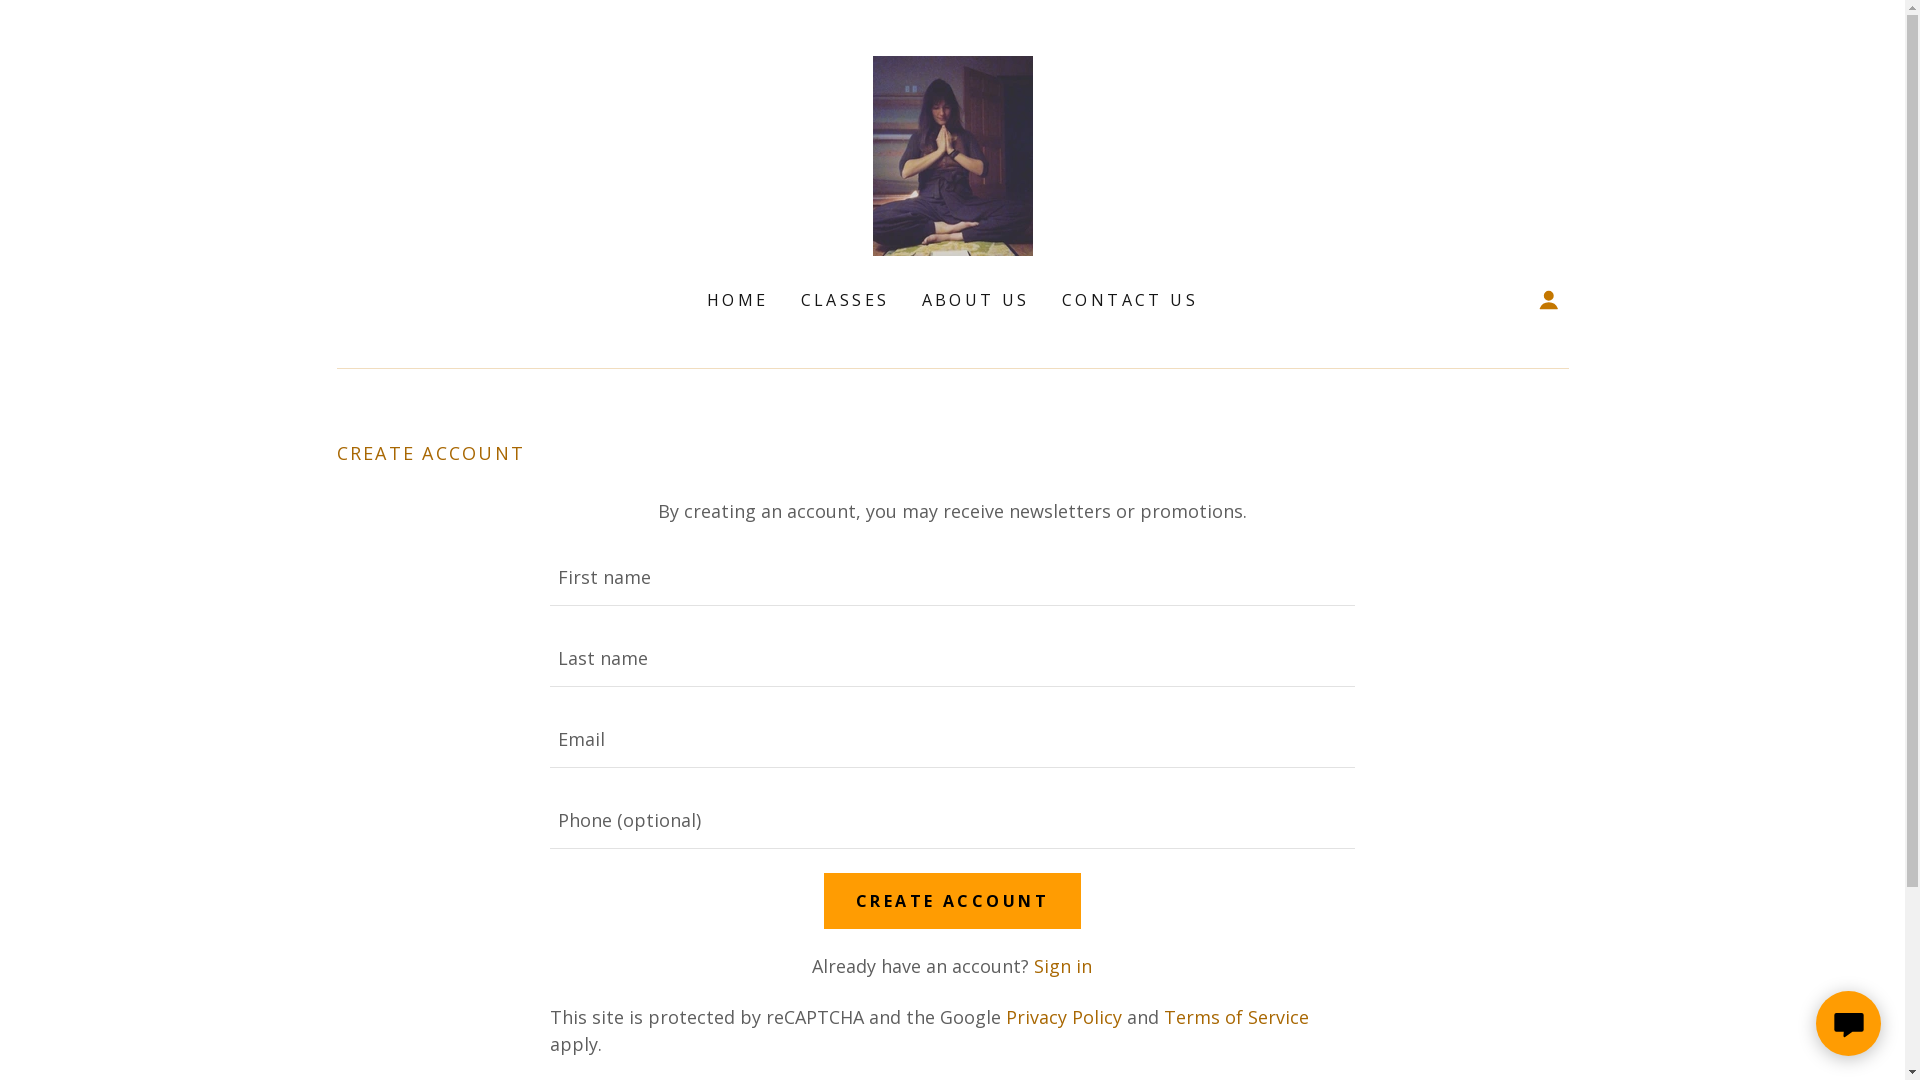  What do you see at coordinates (975, 300) in the screenshot?
I see `'ABOUT US'` at bounding box center [975, 300].